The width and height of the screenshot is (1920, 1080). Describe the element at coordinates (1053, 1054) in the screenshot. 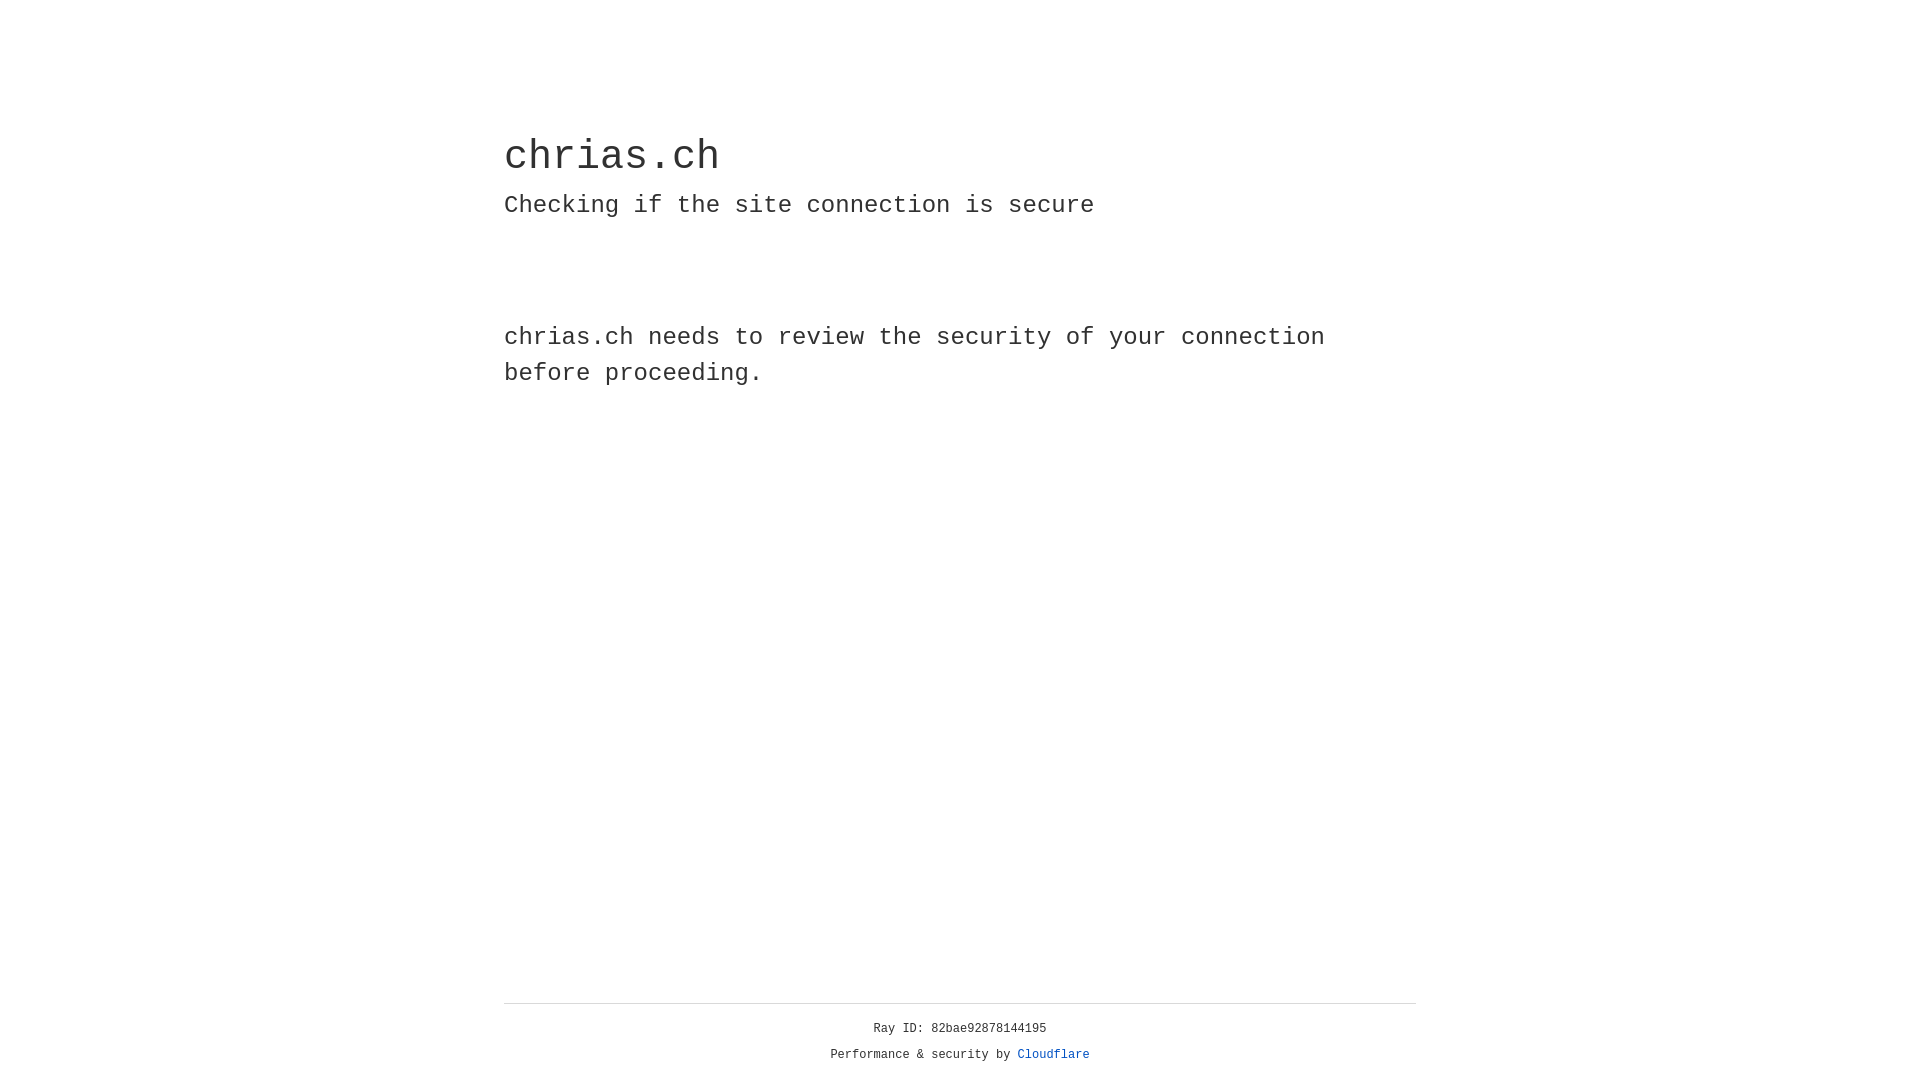

I see `'Cloudflare'` at that location.